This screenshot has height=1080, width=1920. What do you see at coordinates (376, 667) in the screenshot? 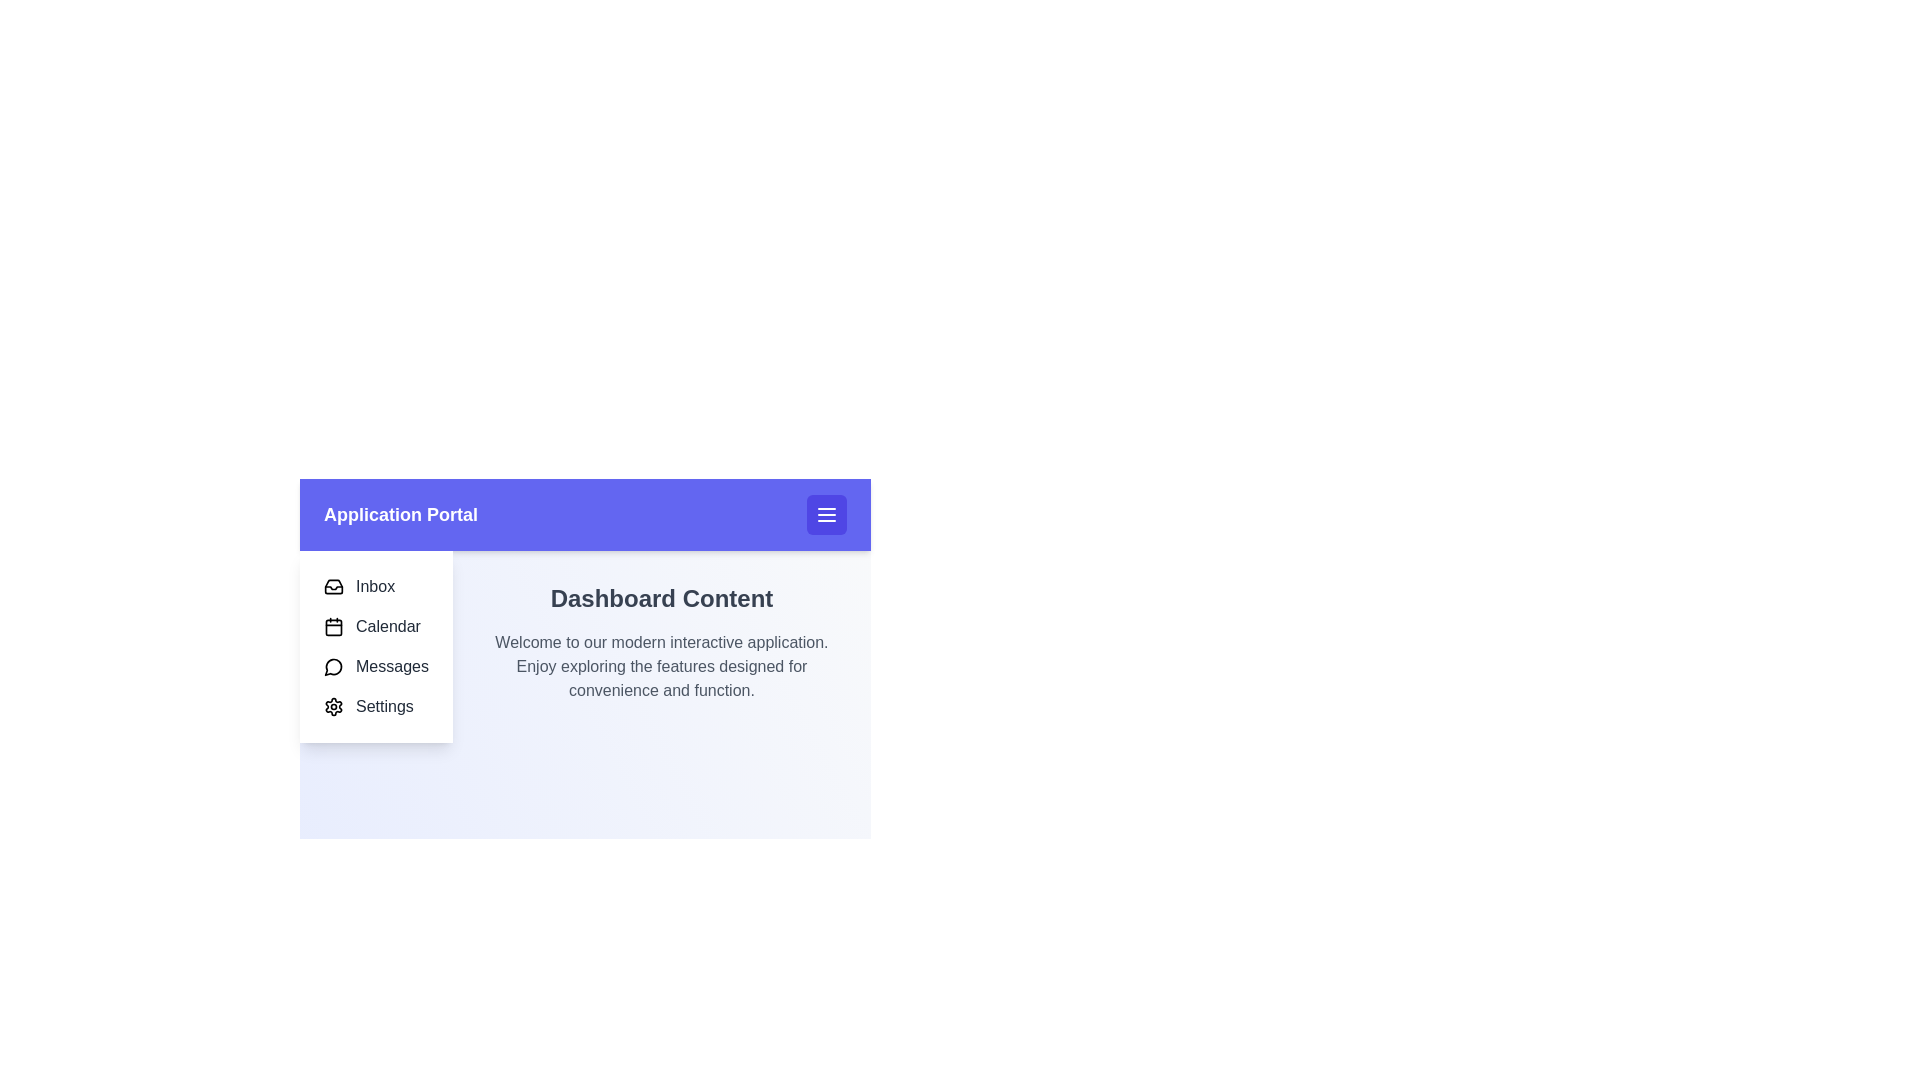
I see `the 'Messages' menu item, which is the third item in the vertical list of the navigational sidebar, positioned between 'Calendar' and 'Settings'` at bounding box center [376, 667].